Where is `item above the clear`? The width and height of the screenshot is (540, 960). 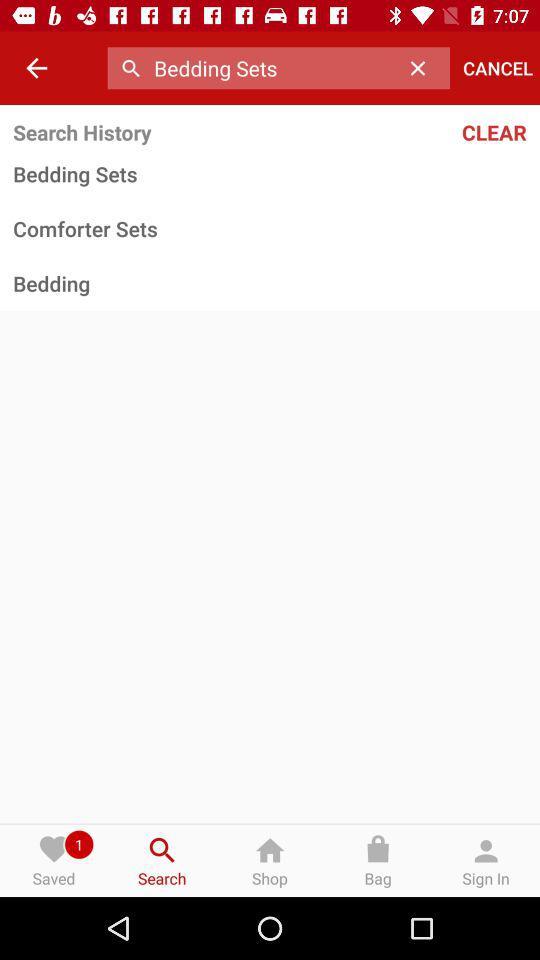 item above the clear is located at coordinates (497, 68).